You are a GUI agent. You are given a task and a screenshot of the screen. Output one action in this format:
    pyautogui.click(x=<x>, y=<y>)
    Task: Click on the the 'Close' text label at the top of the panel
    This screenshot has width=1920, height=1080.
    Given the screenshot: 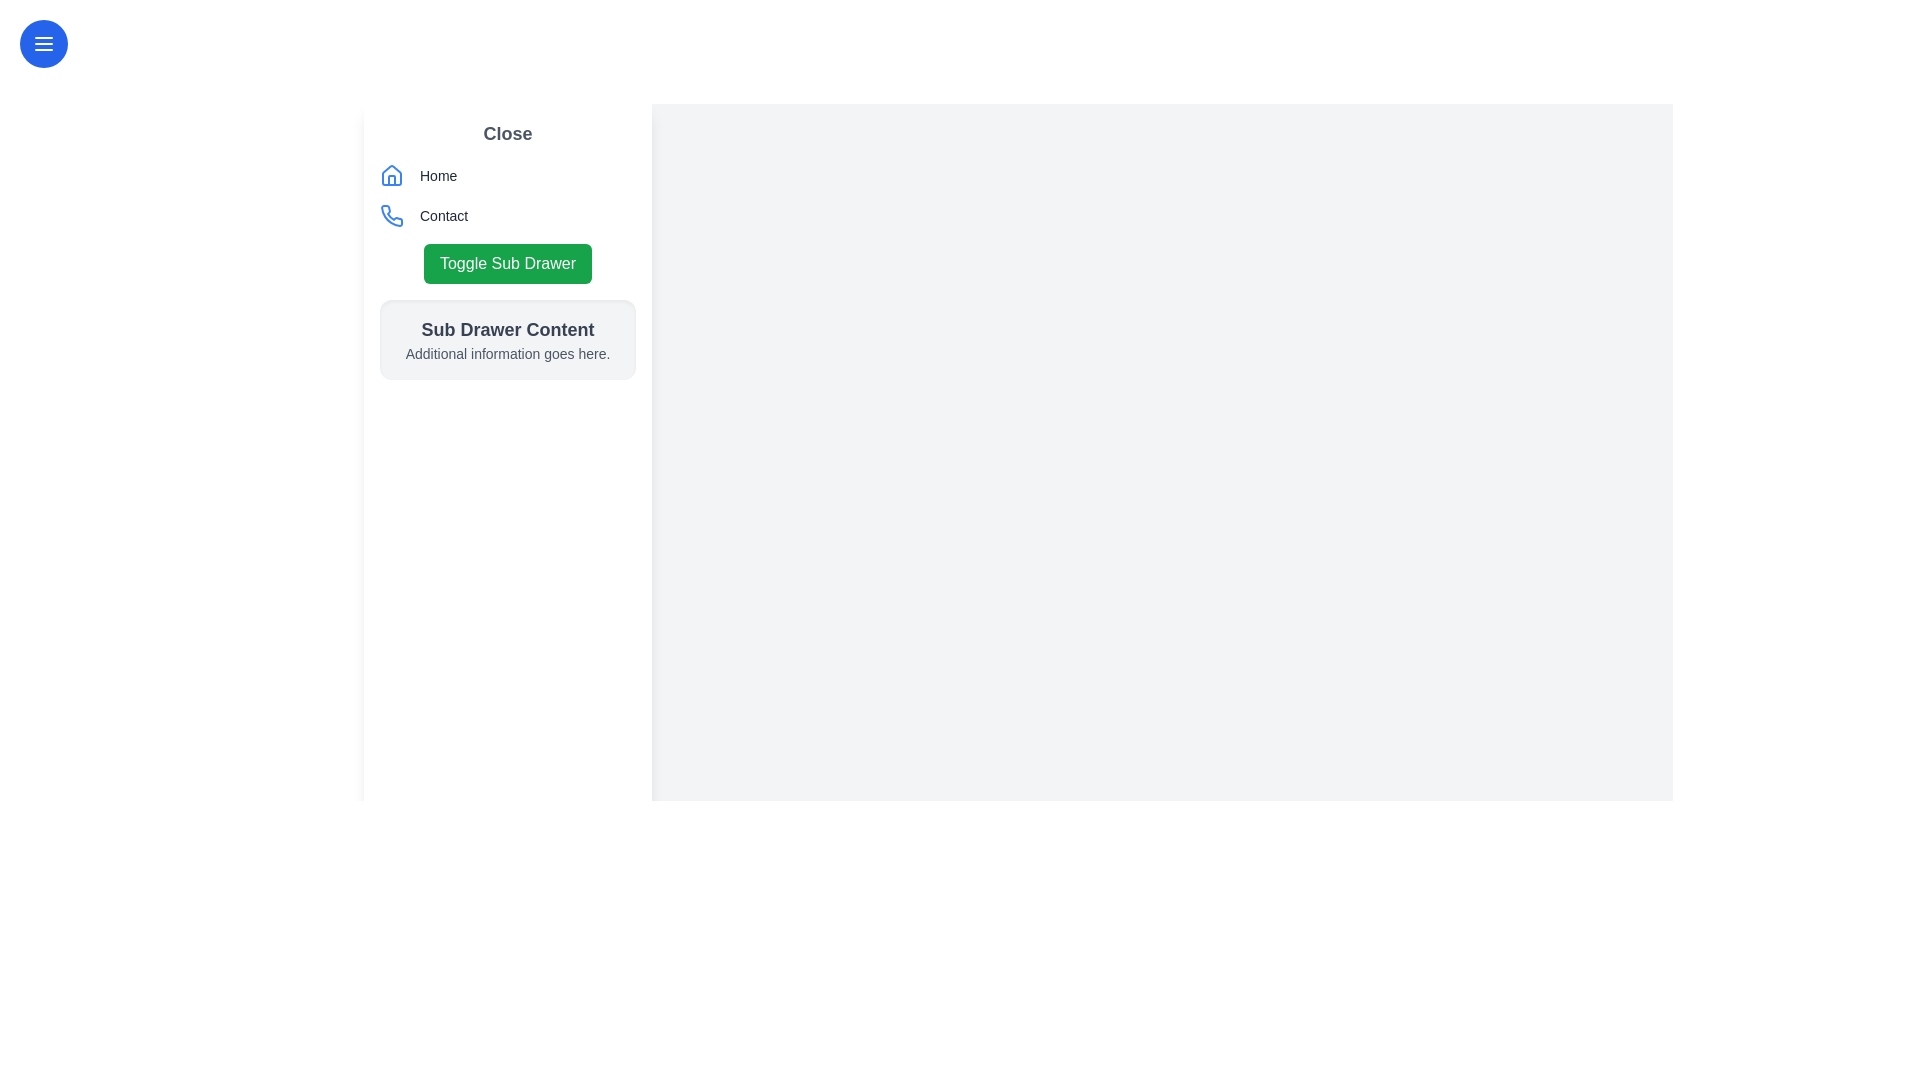 What is the action you would take?
    pyautogui.click(x=508, y=134)
    